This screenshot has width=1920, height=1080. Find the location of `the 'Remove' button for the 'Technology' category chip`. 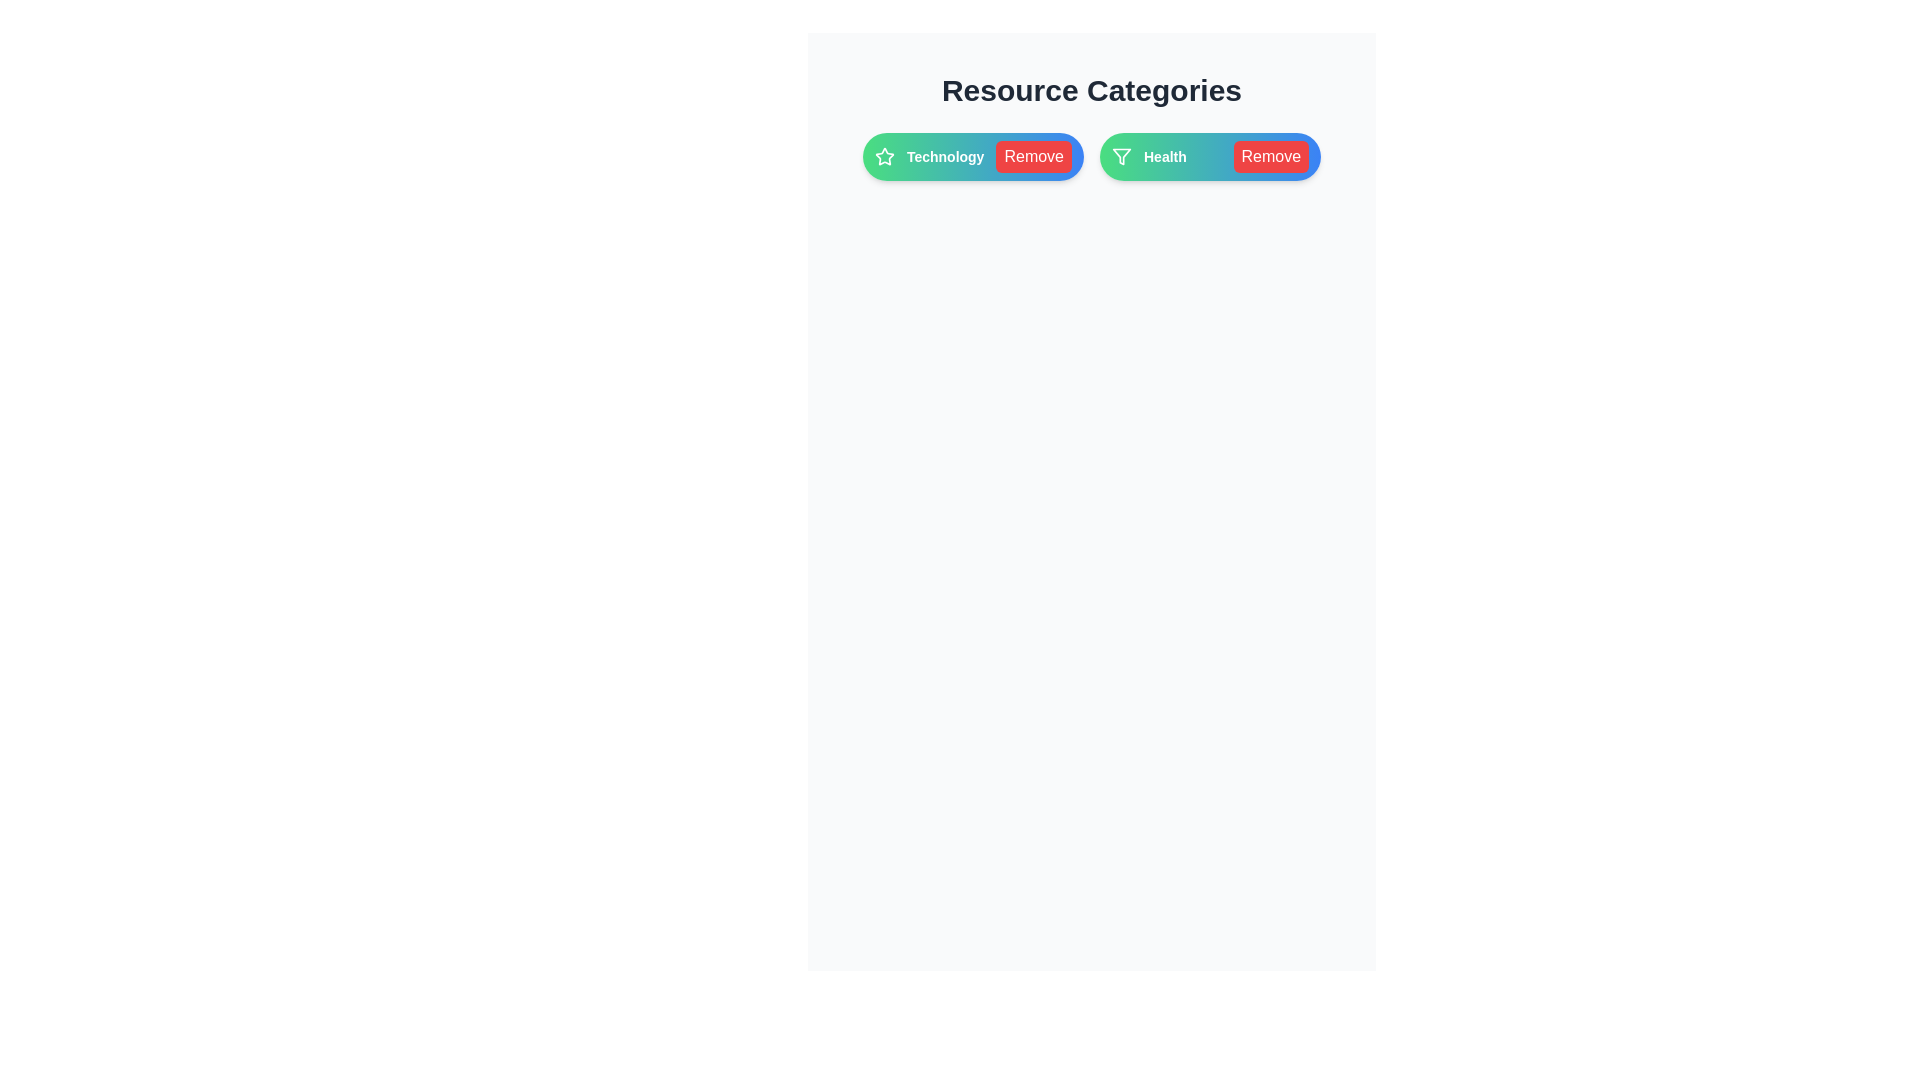

the 'Remove' button for the 'Technology' category chip is located at coordinates (1033, 156).